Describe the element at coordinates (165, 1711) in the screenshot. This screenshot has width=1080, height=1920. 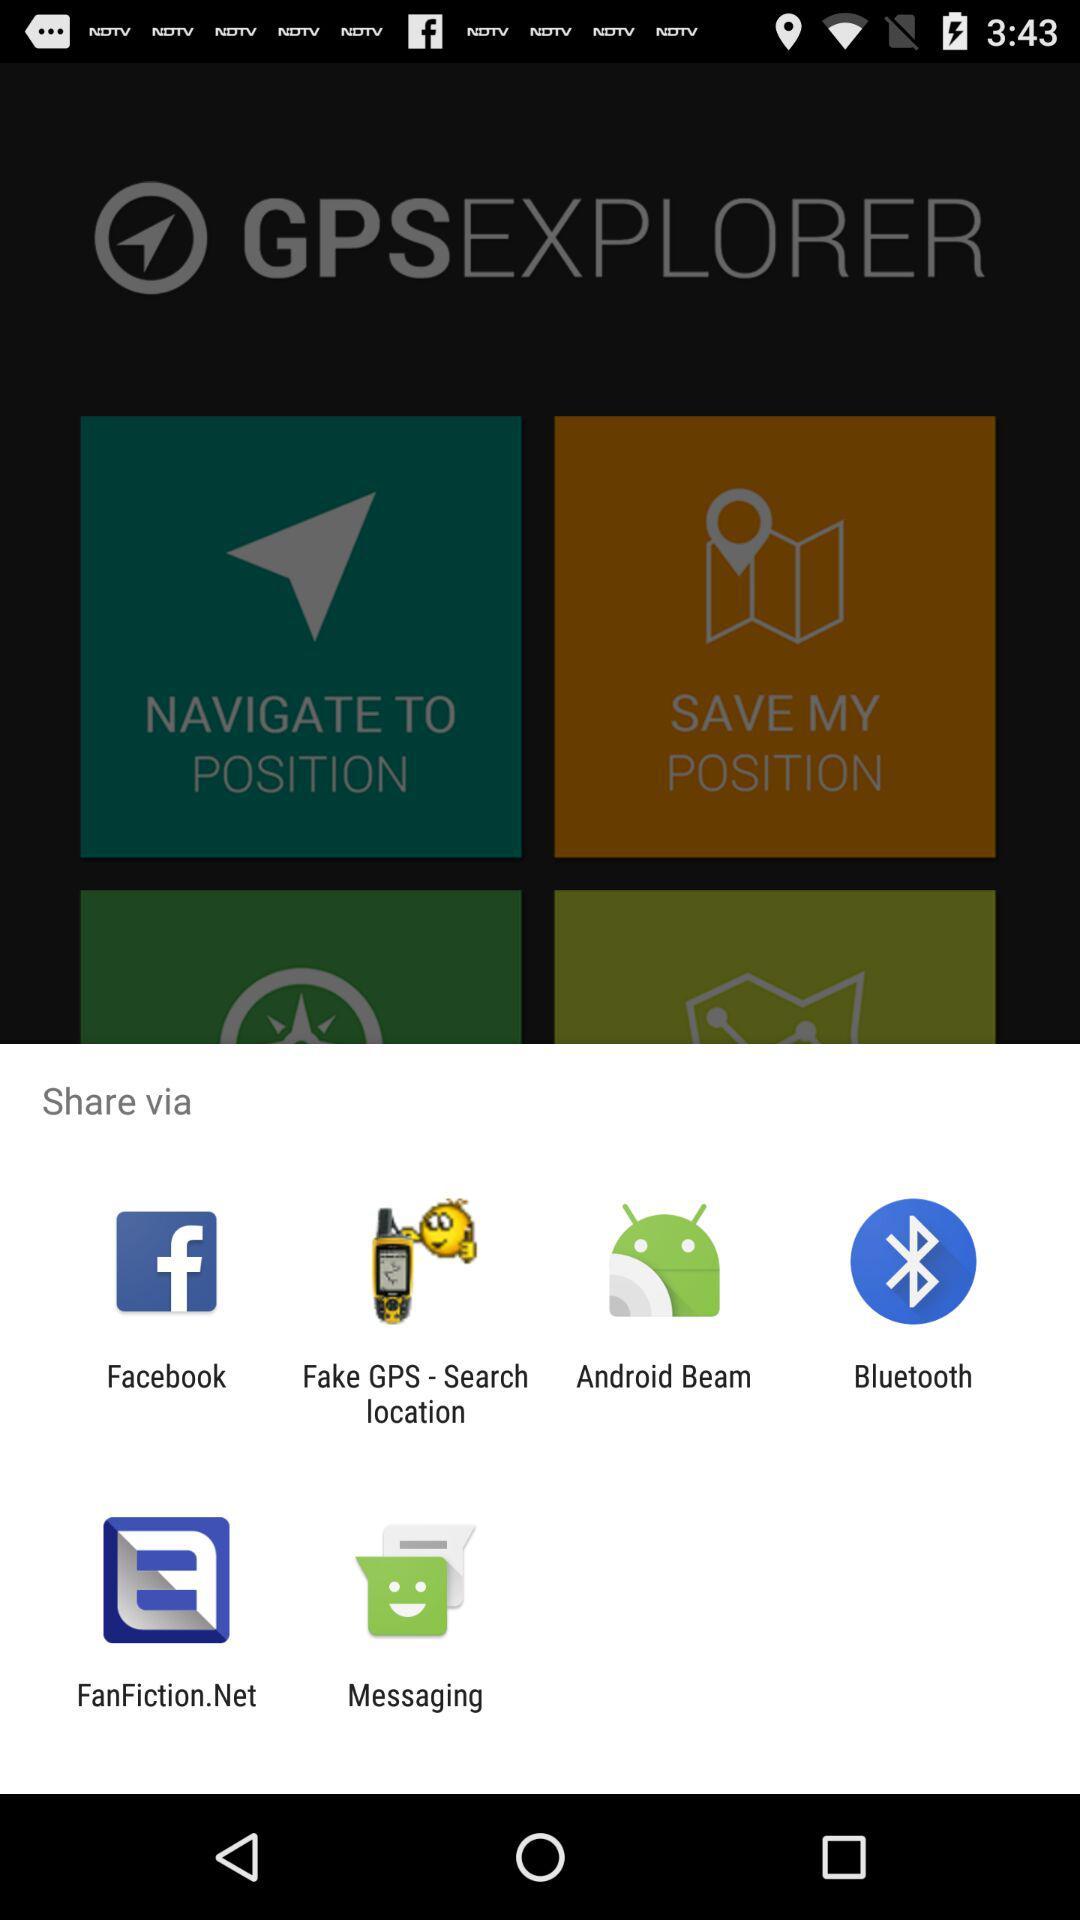
I see `icon next to messaging app` at that location.